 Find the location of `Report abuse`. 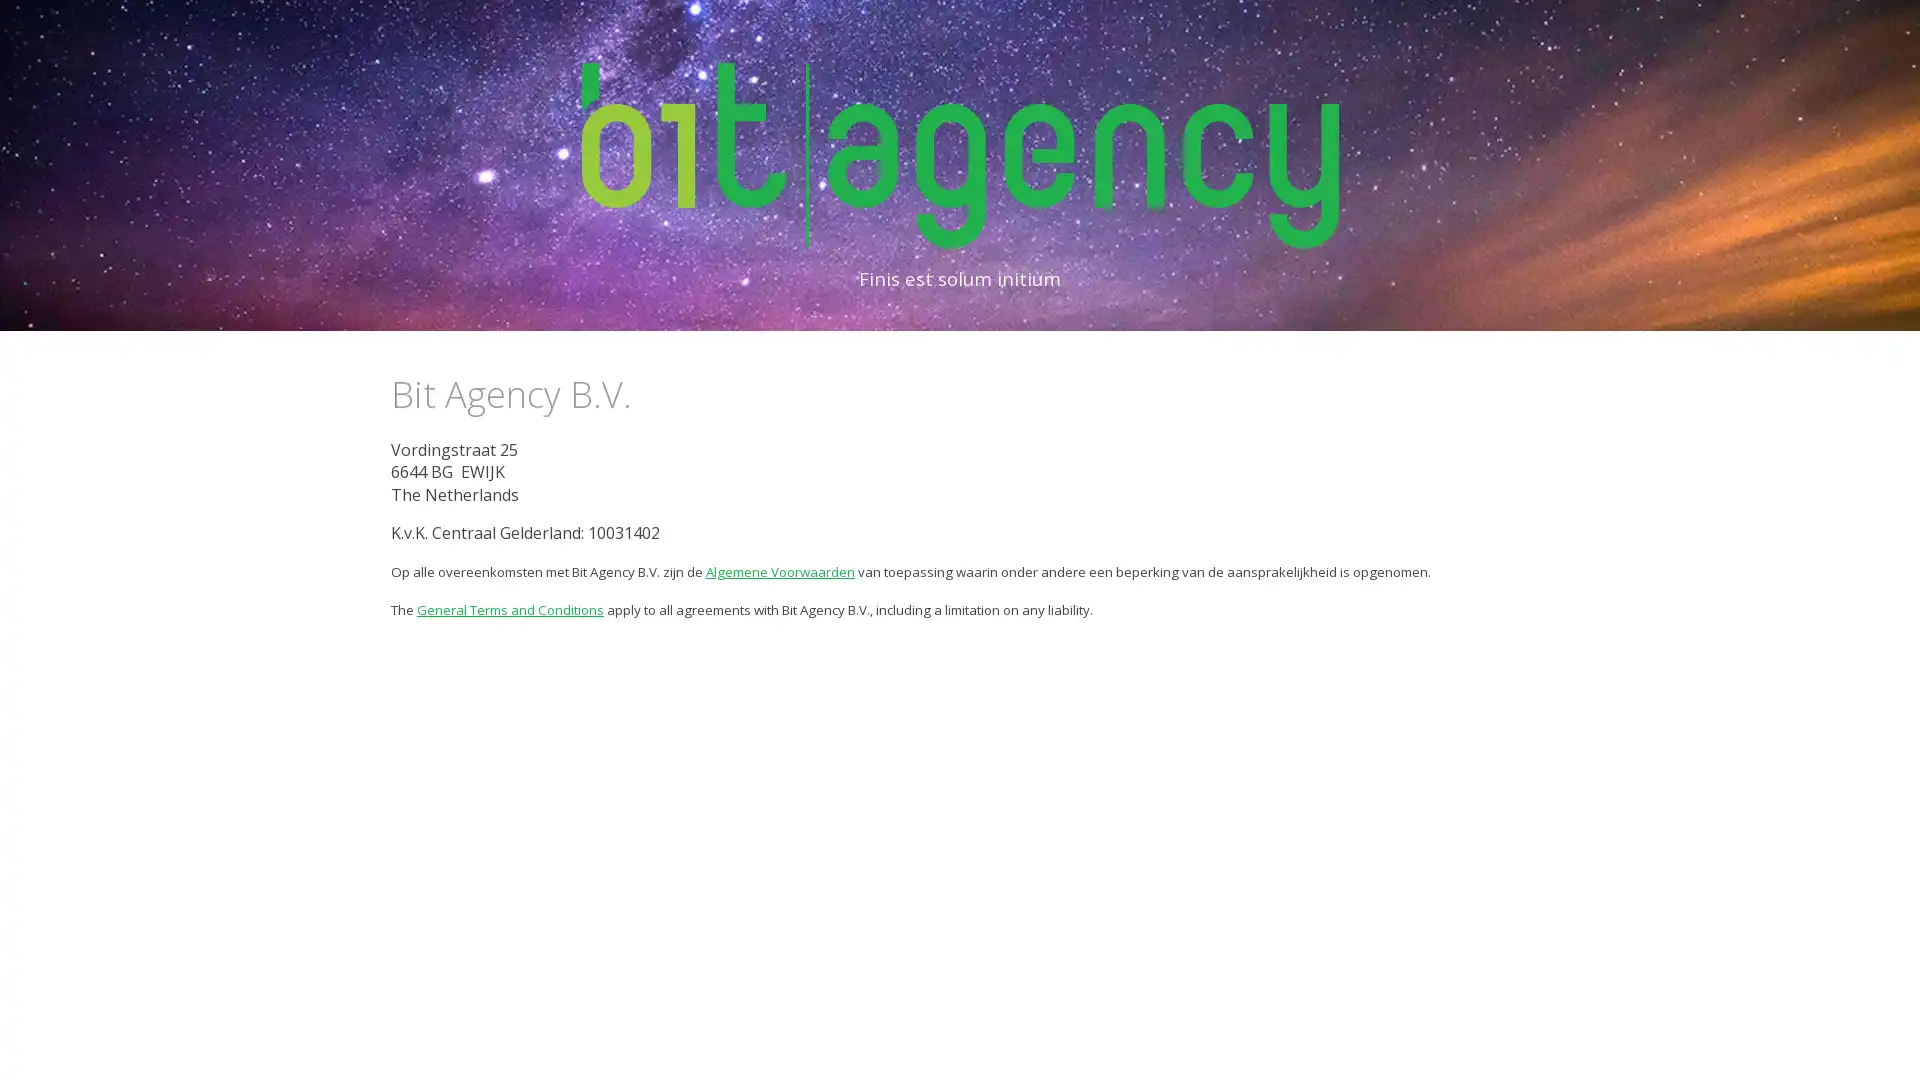

Report abuse is located at coordinates (156, 1044).